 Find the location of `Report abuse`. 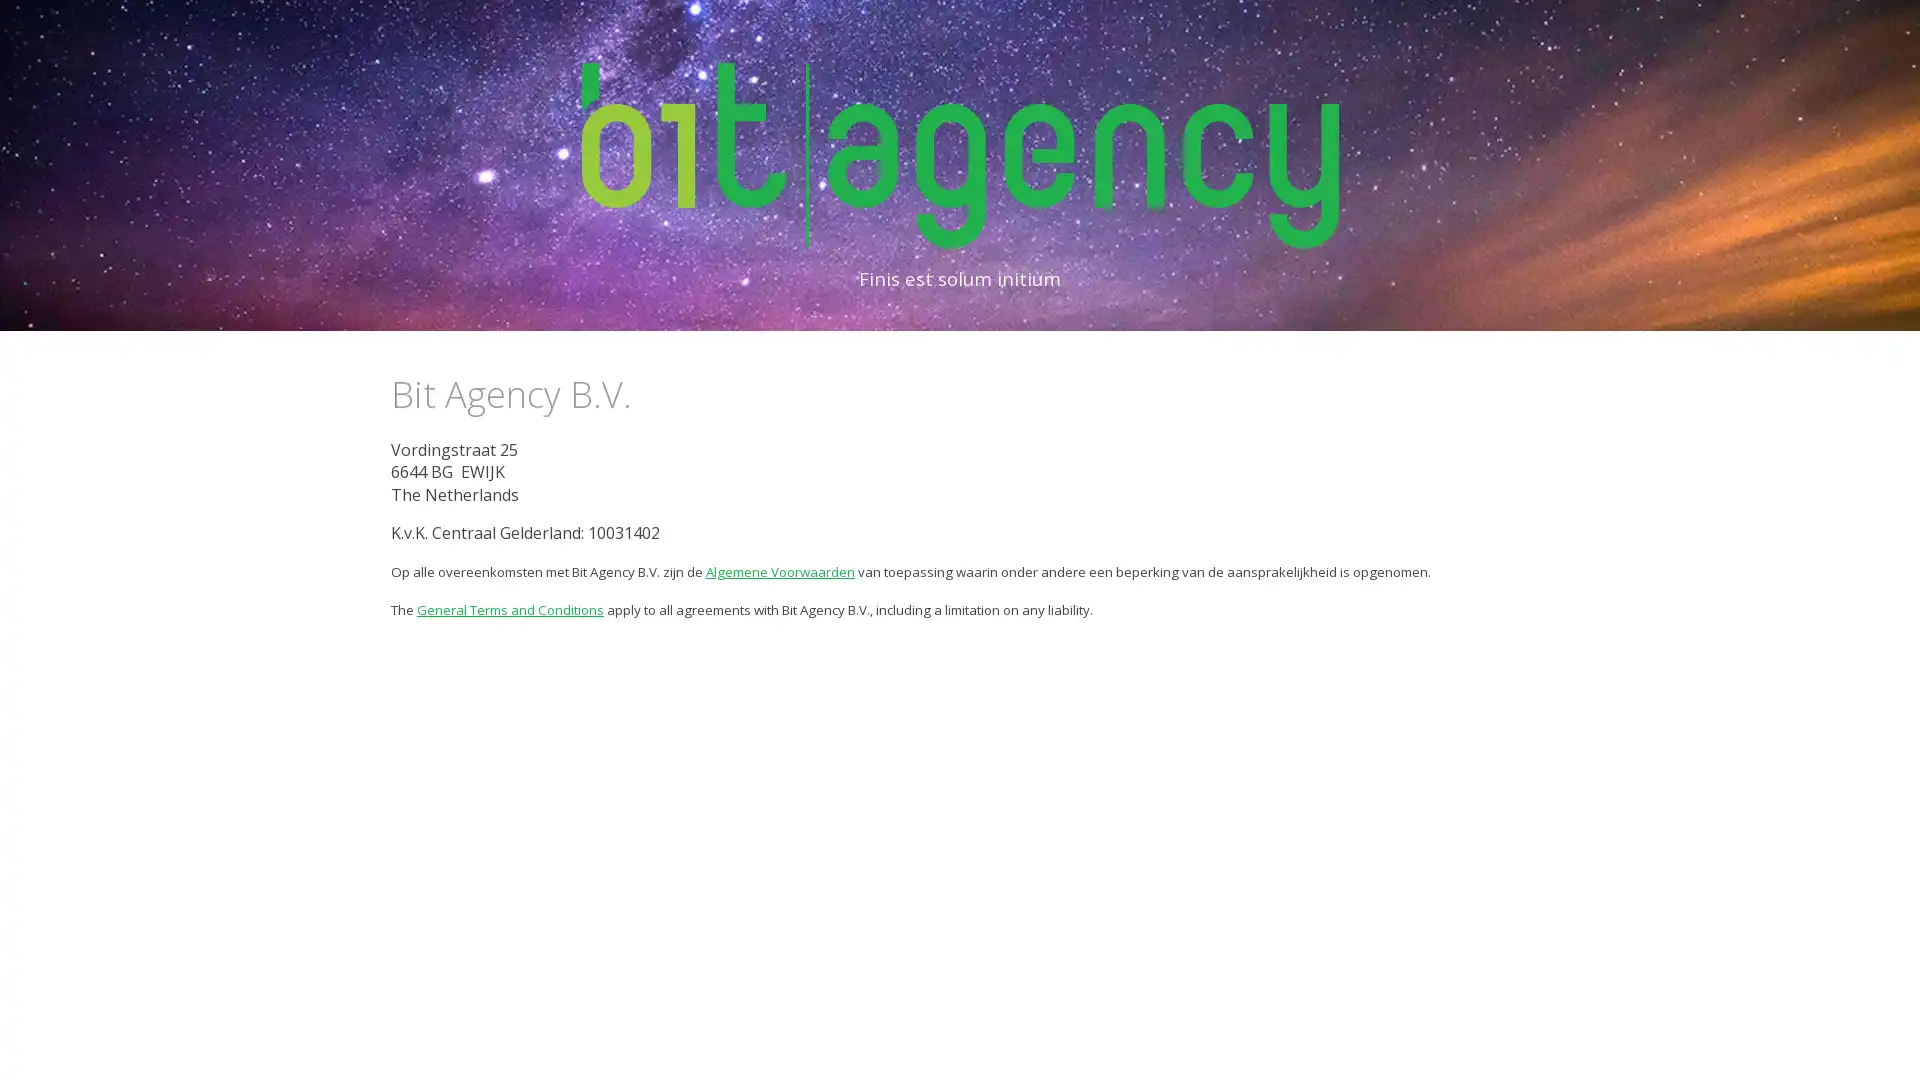

Report abuse is located at coordinates (156, 1044).